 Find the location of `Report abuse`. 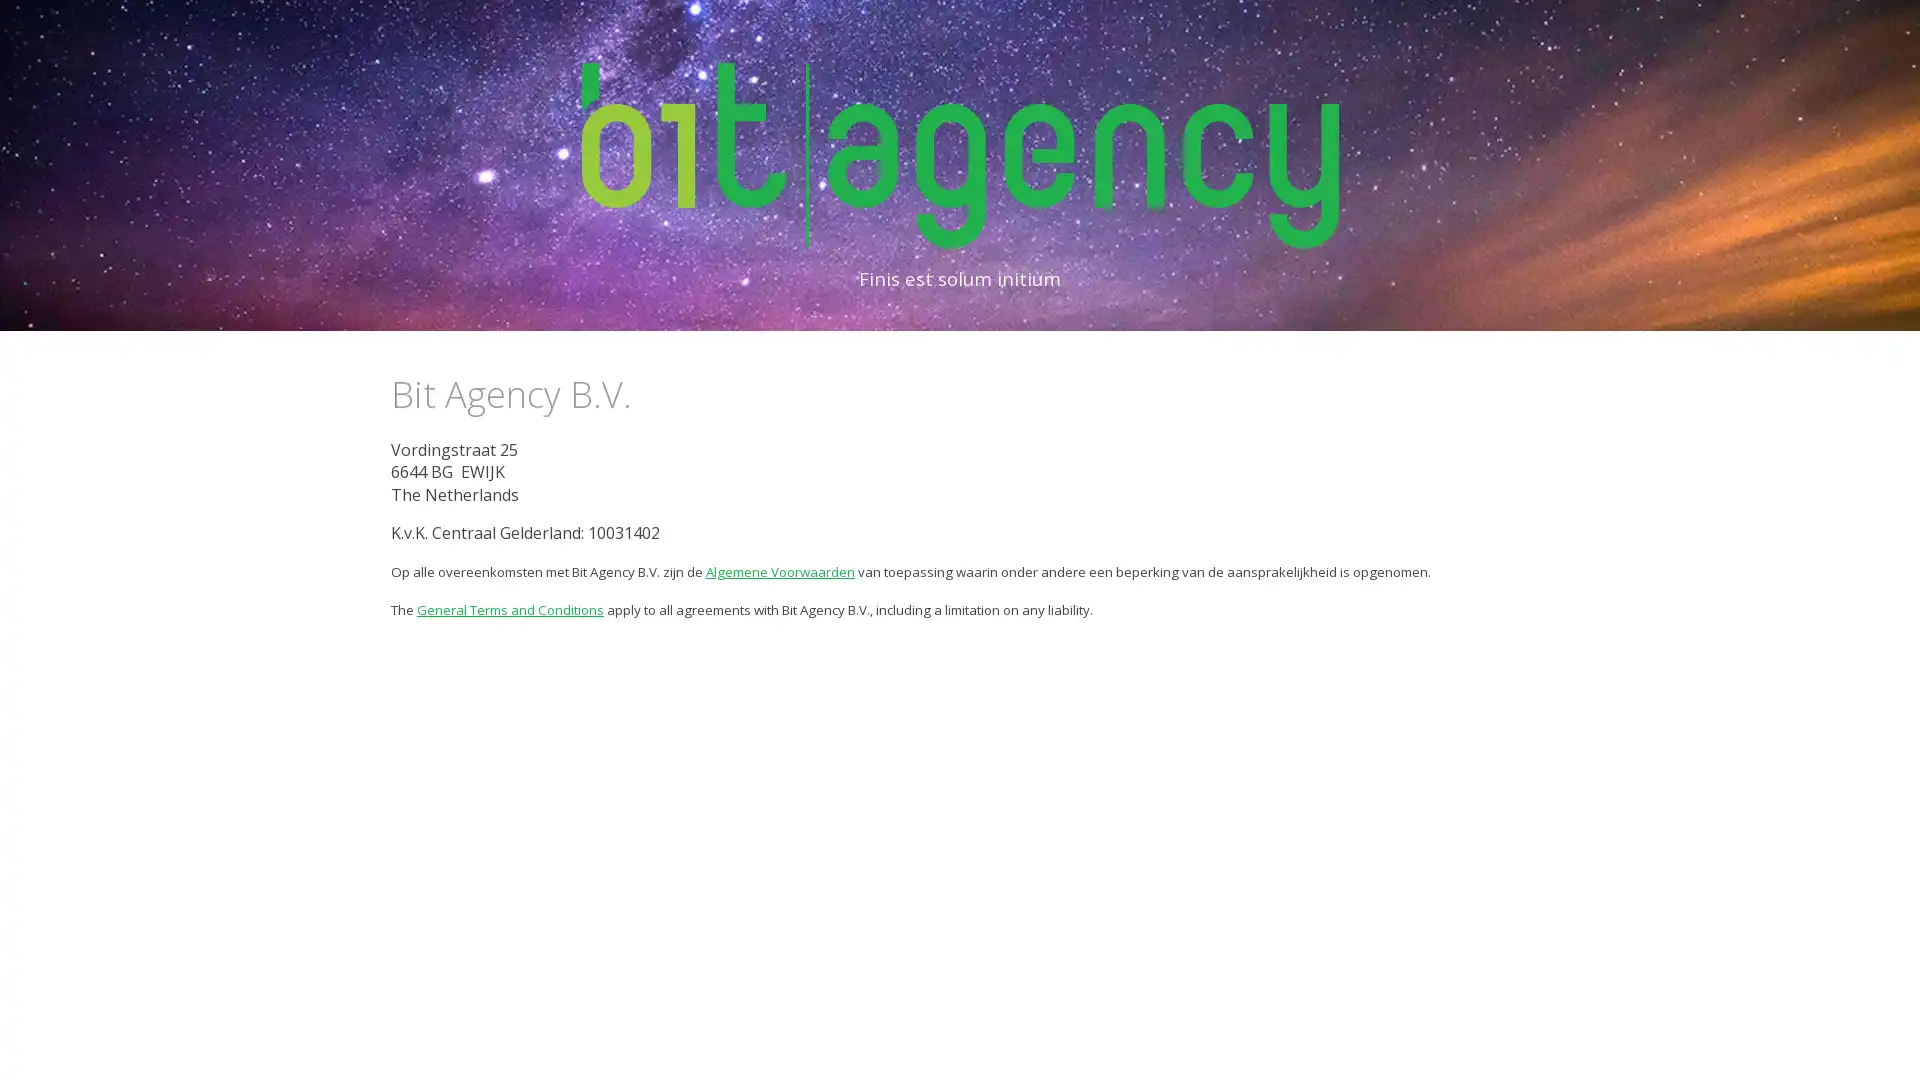

Report abuse is located at coordinates (156, 1044).